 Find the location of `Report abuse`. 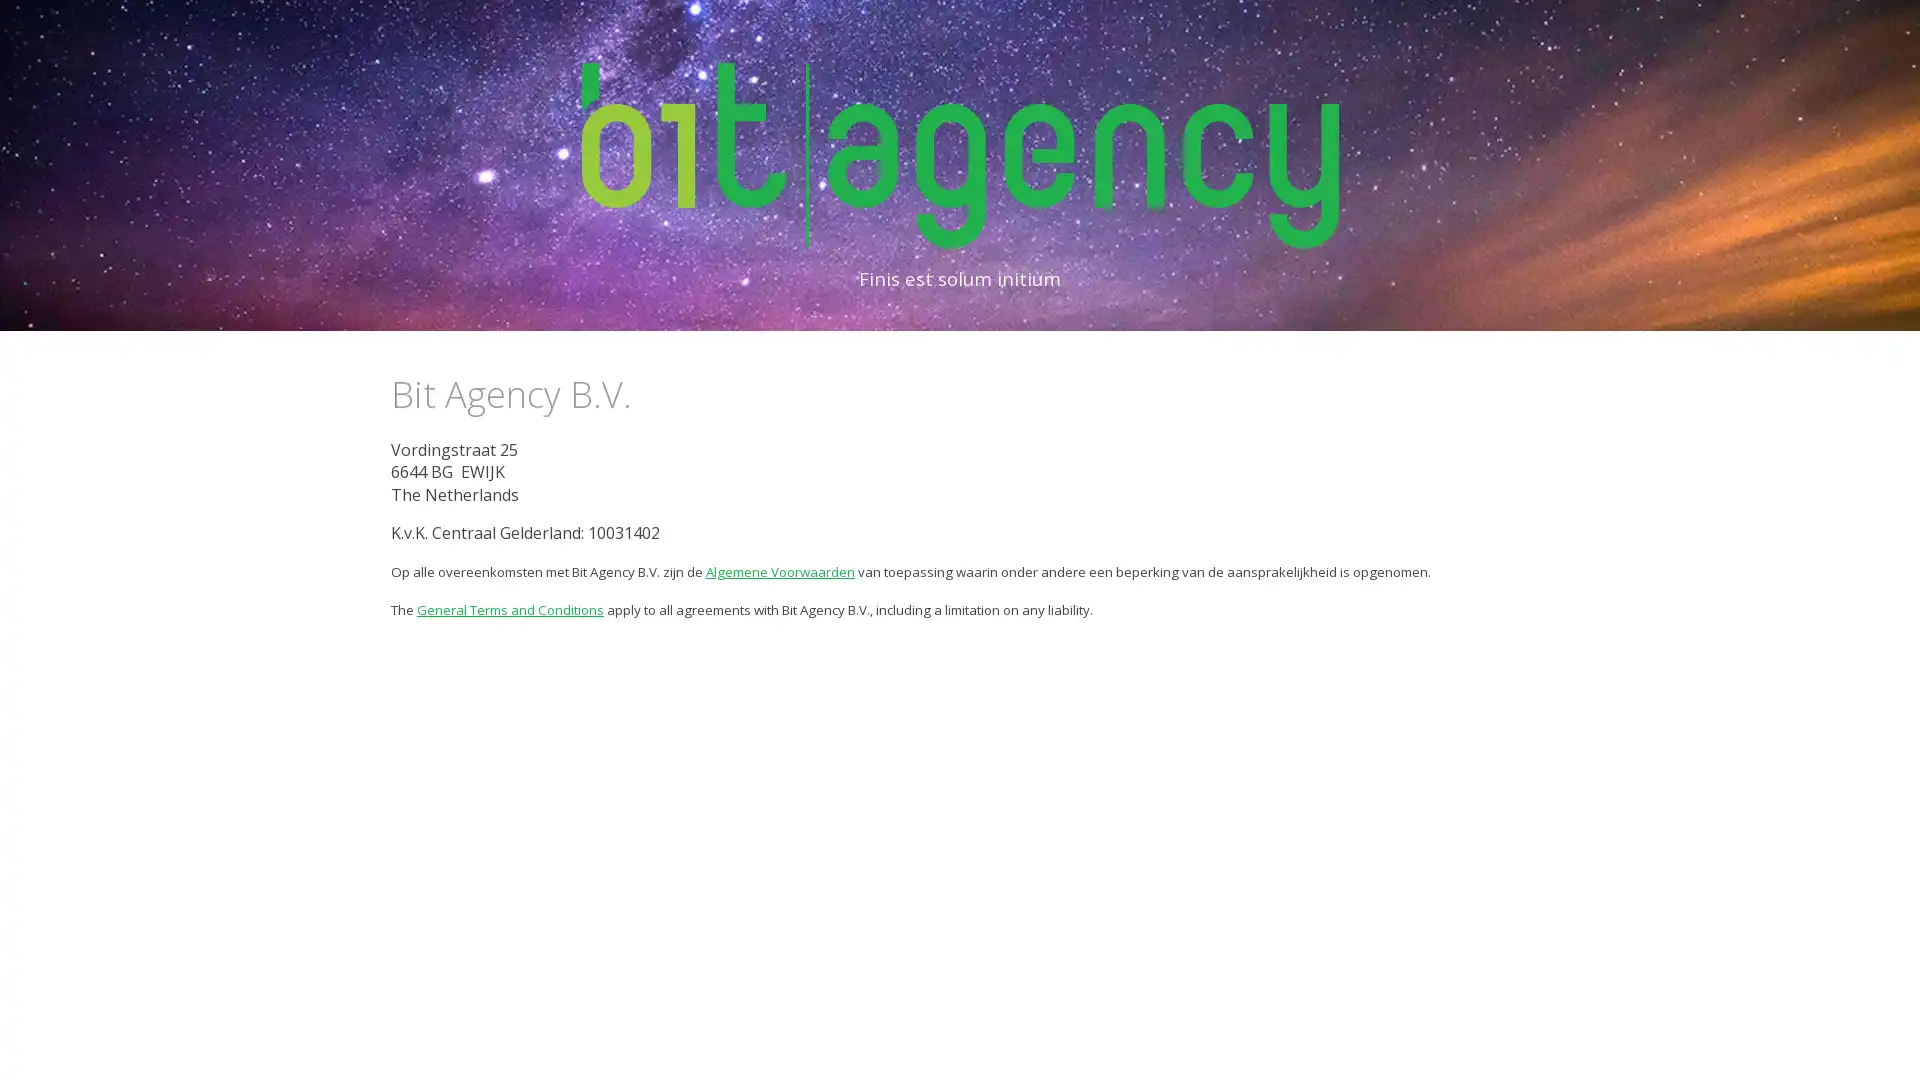

Report abuse is located at coordinates (156, 1044).